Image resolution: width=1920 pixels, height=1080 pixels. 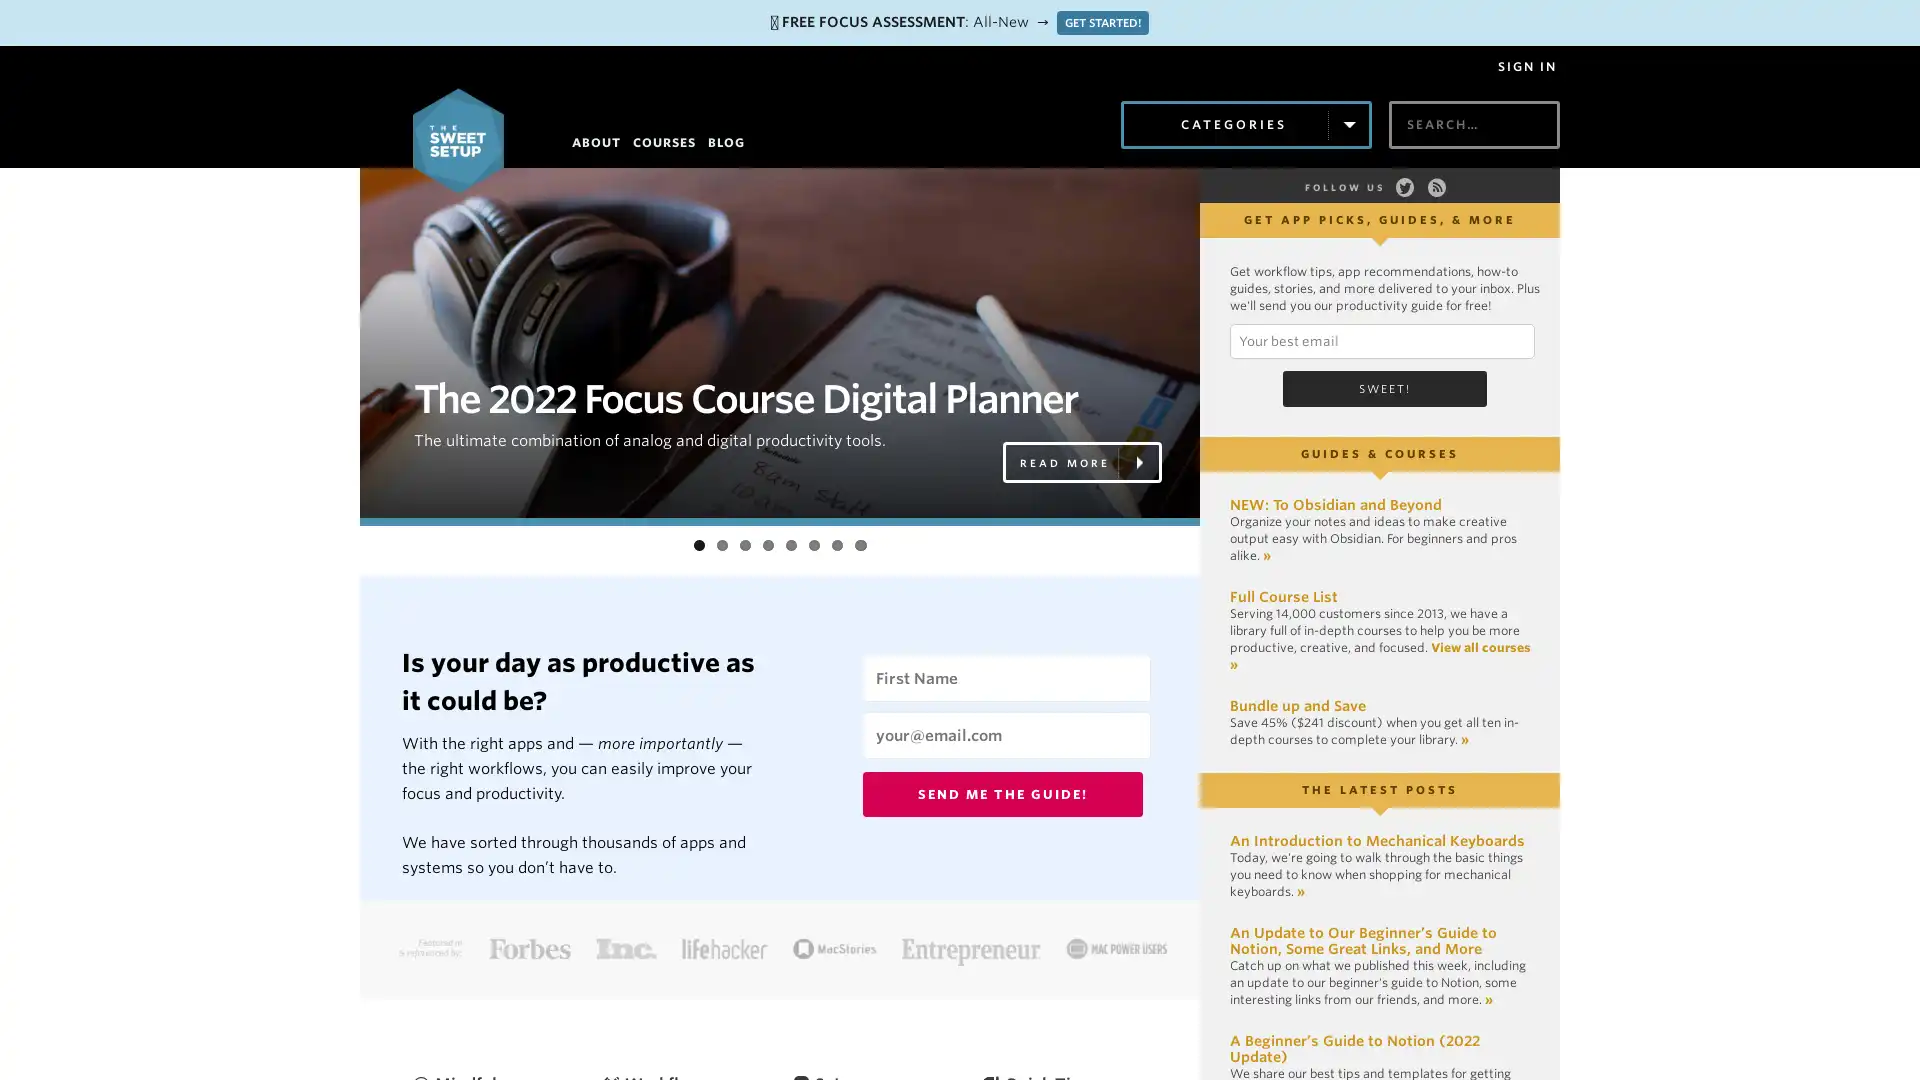 What do you see at coordinates (1003, 792) in the screenshot?
I see `Send Me the Guide!` at bounding box center [1003, 792].